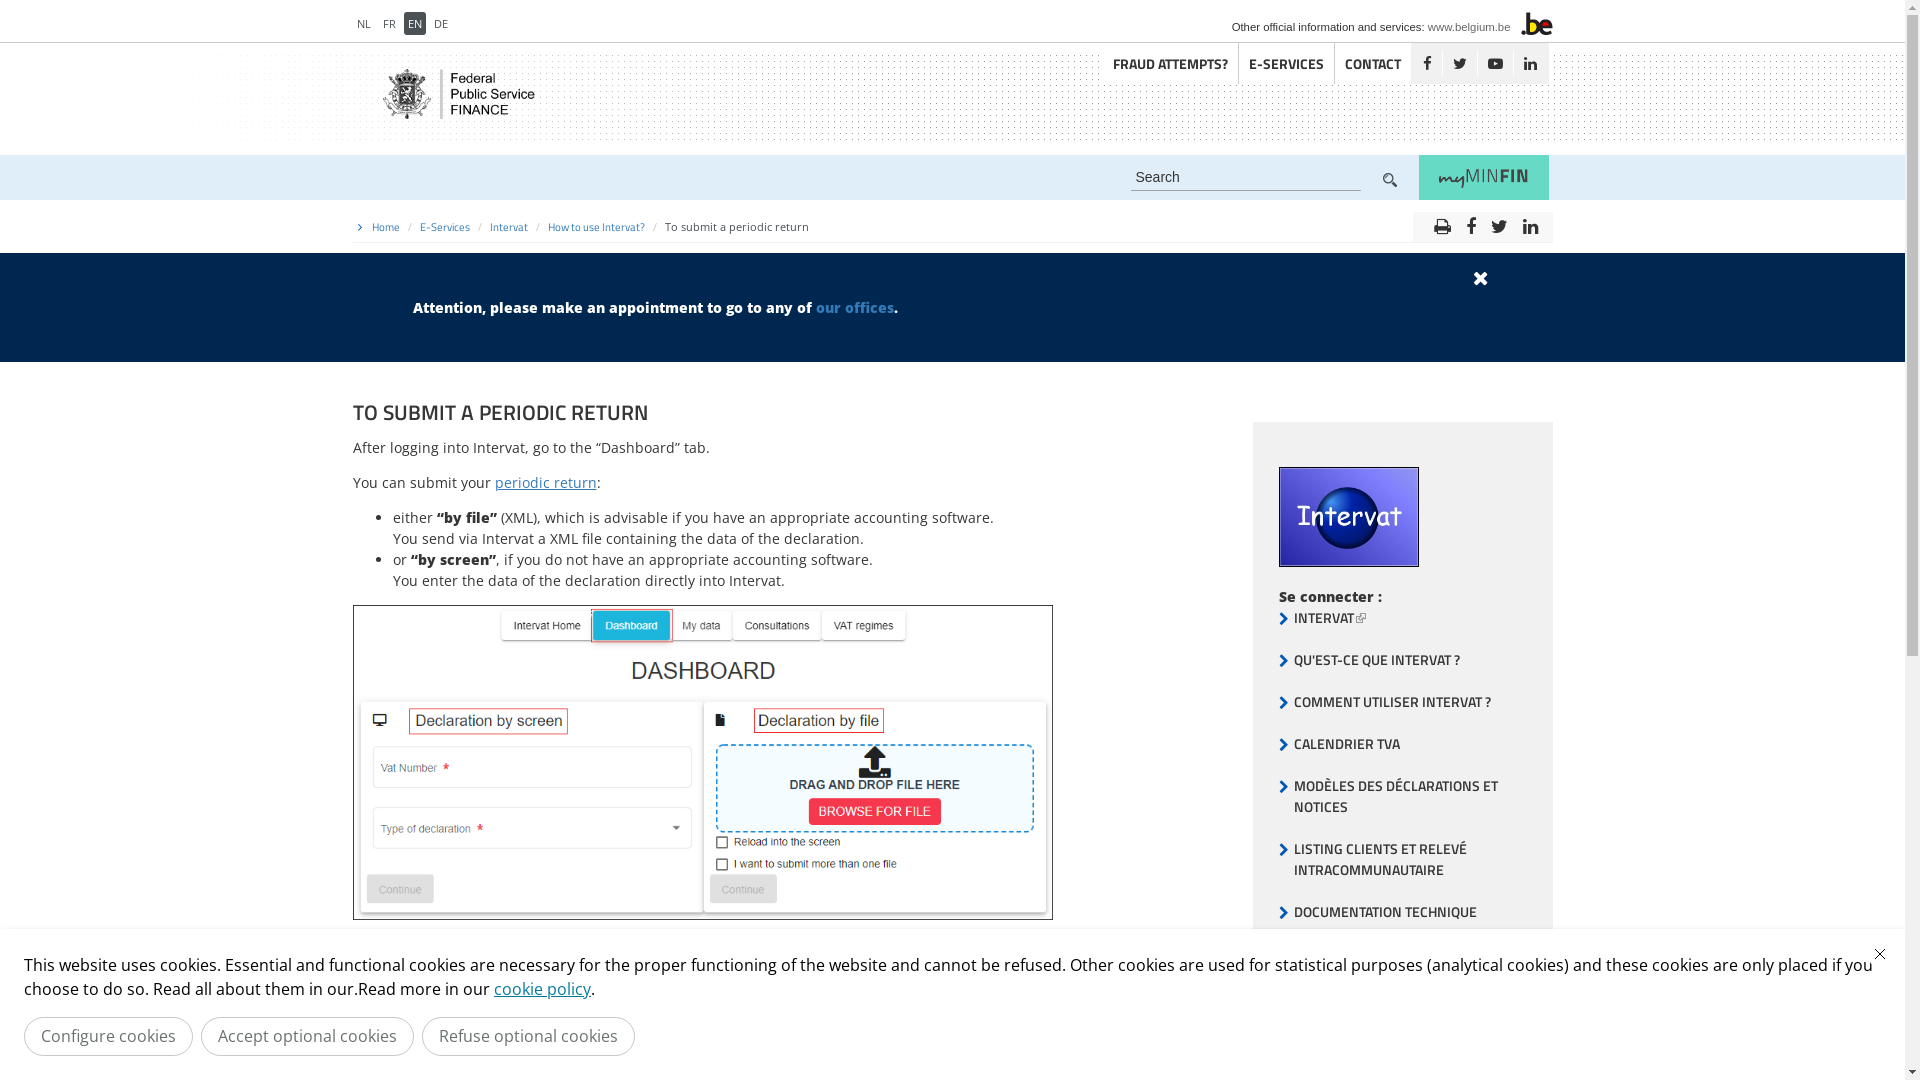  What do you see at coordinates (68, 0) in the screenshot?
I see `'Skip to main content'` at bounding box center [68, 0].